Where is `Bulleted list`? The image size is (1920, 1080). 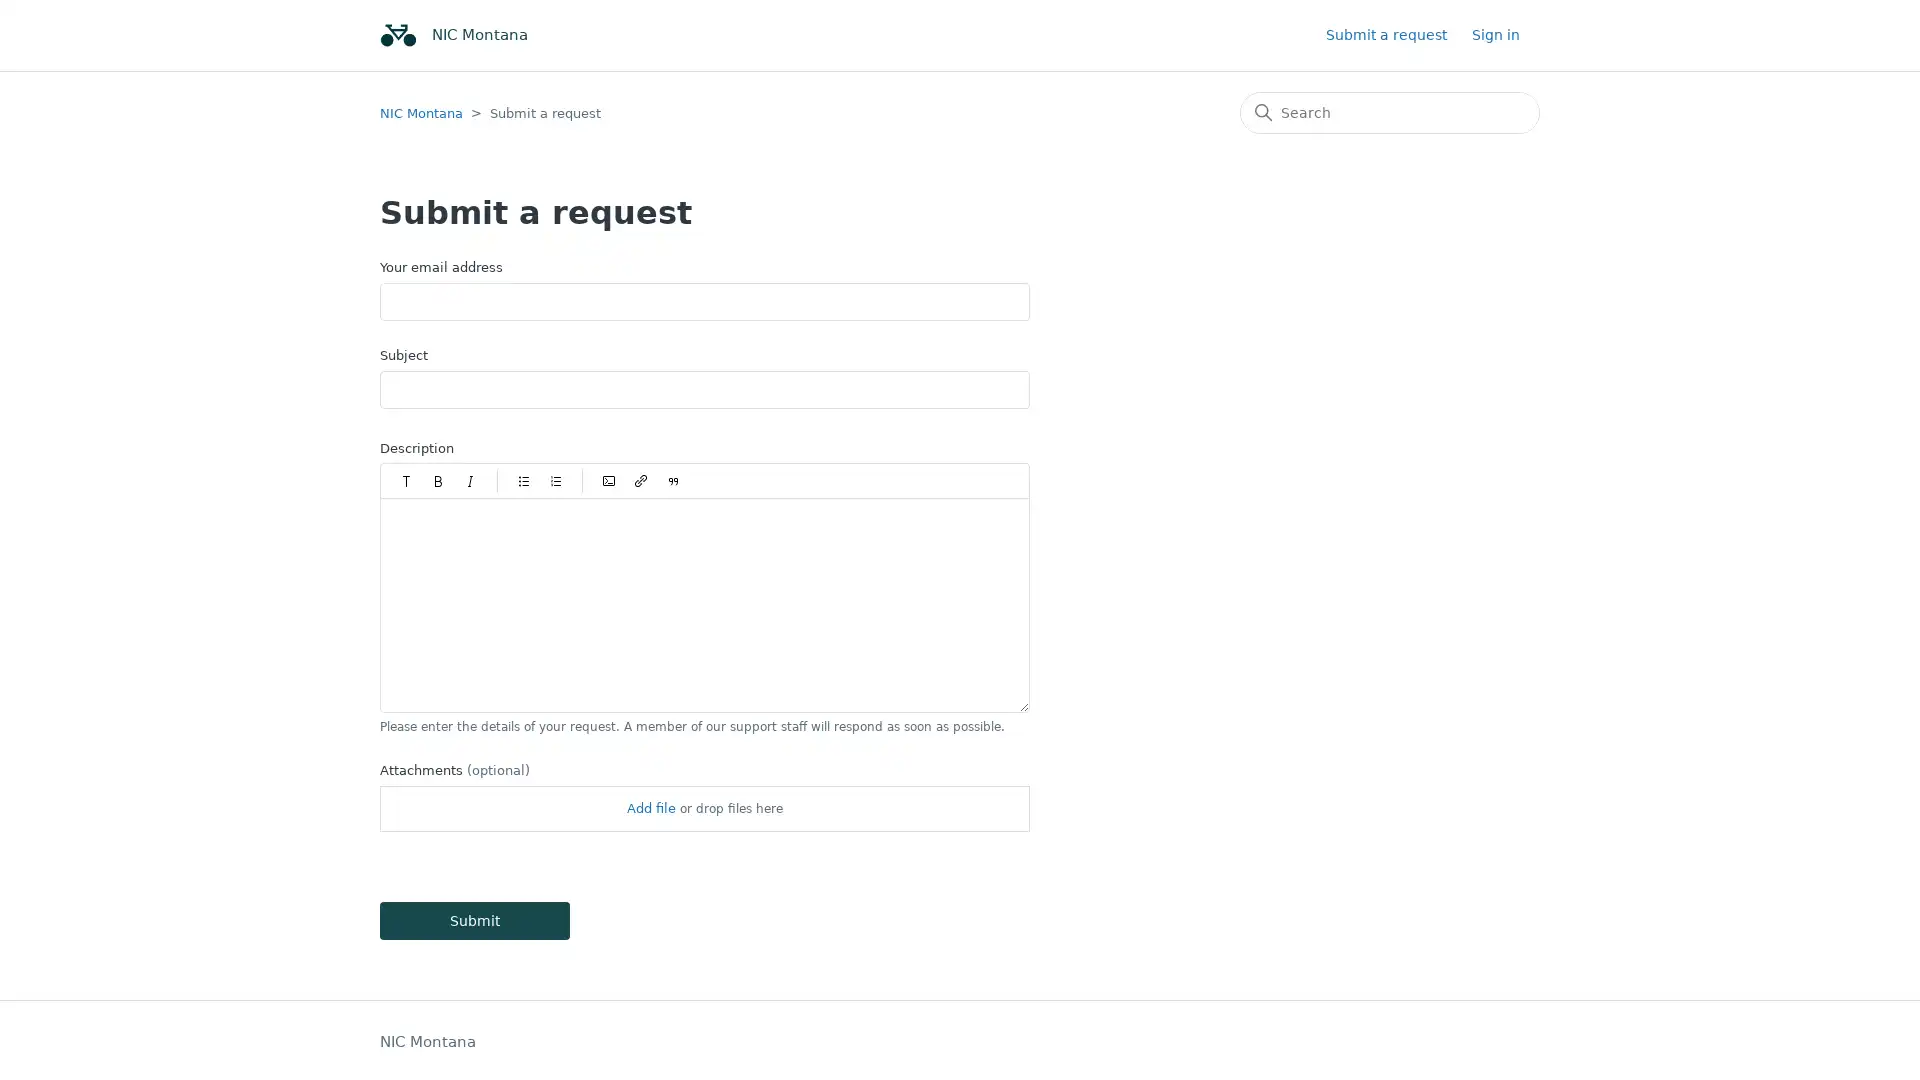 Bulleted list is located at coordinates (523, 481).